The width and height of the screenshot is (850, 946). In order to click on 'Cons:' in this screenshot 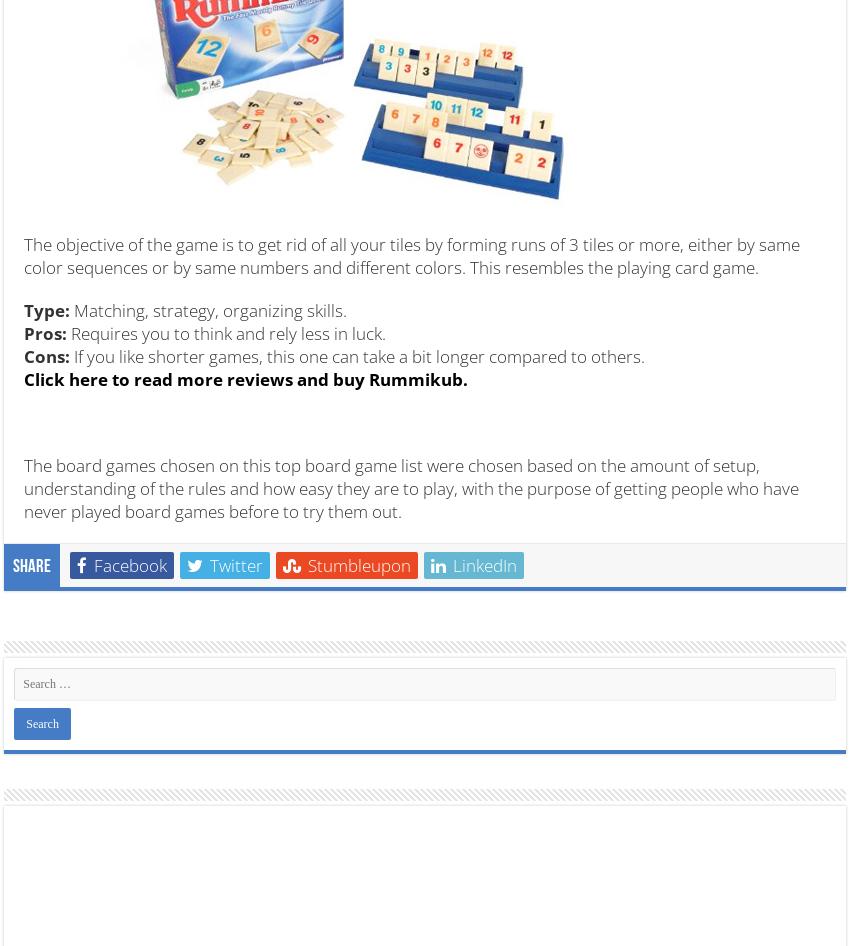, I will do `click(47, 355)`.